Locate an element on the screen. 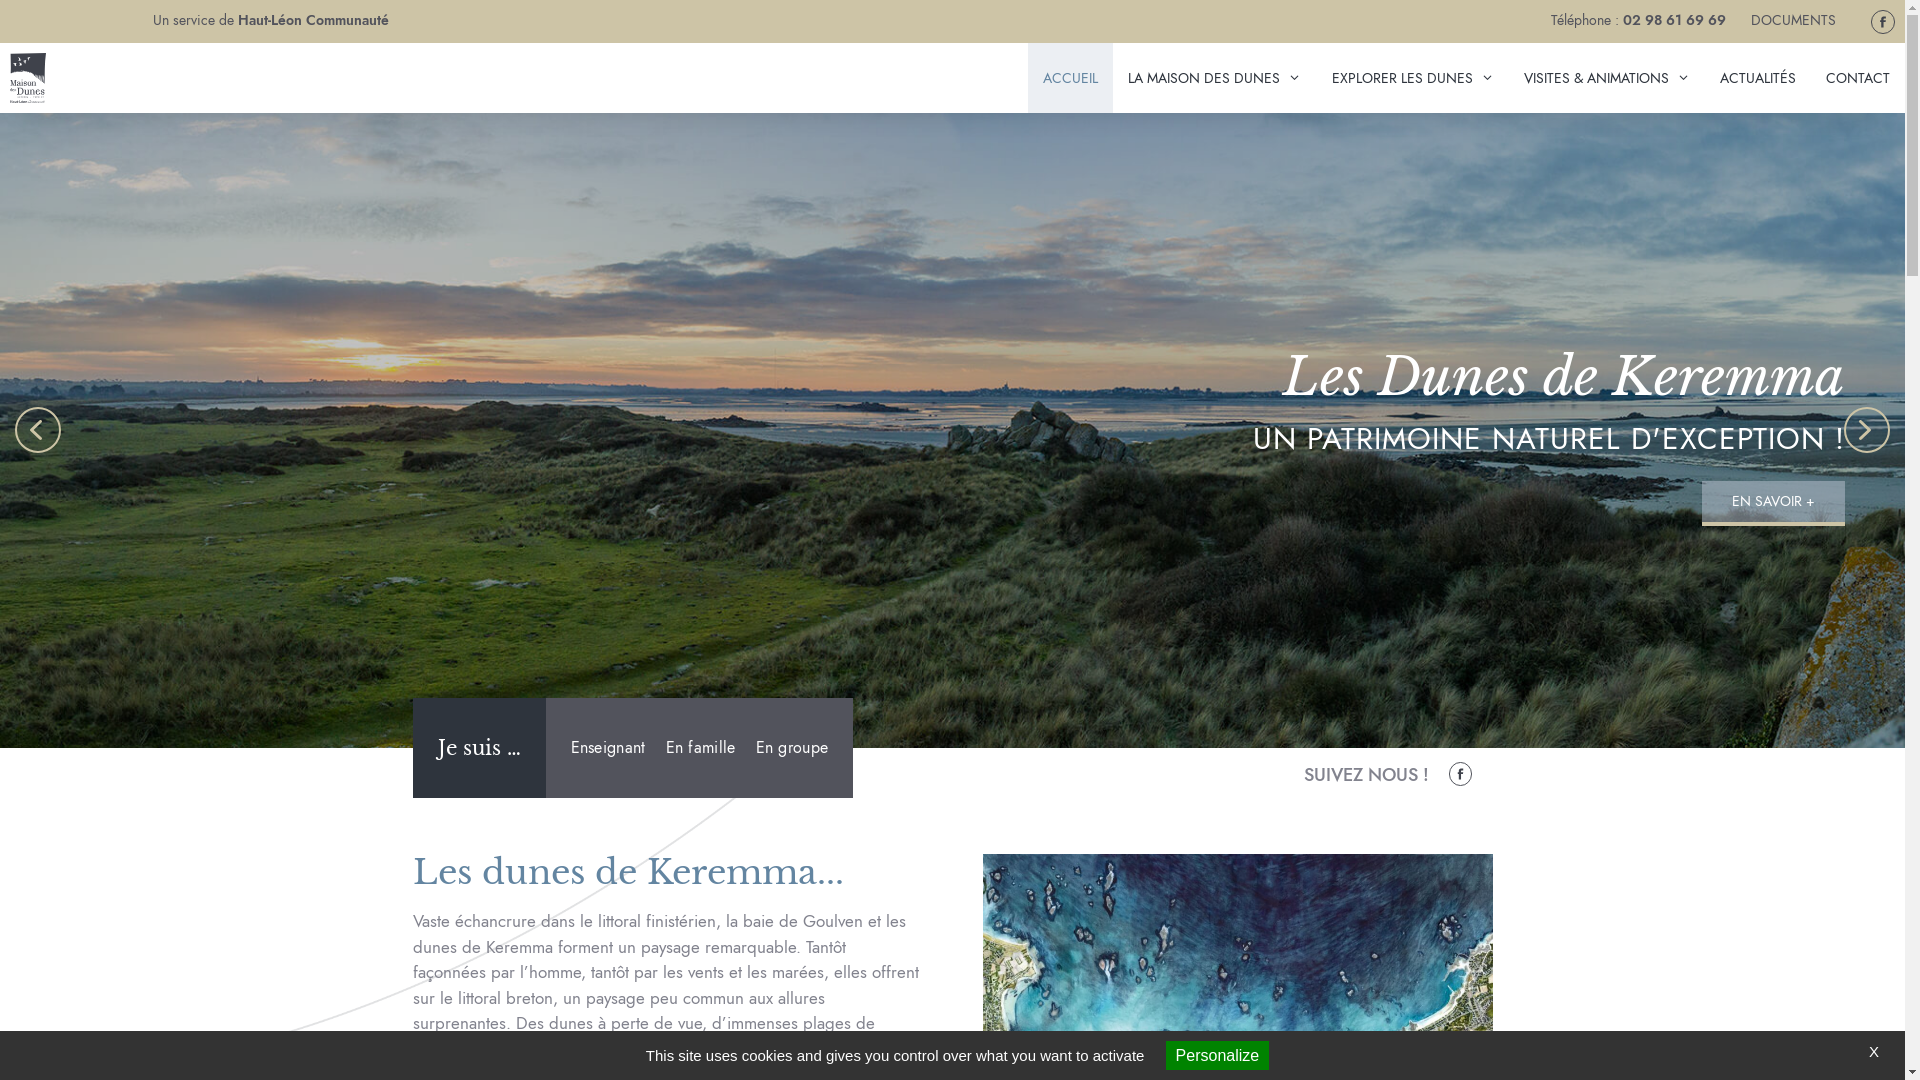  'En groupe' is located at coordinates (800, 748).